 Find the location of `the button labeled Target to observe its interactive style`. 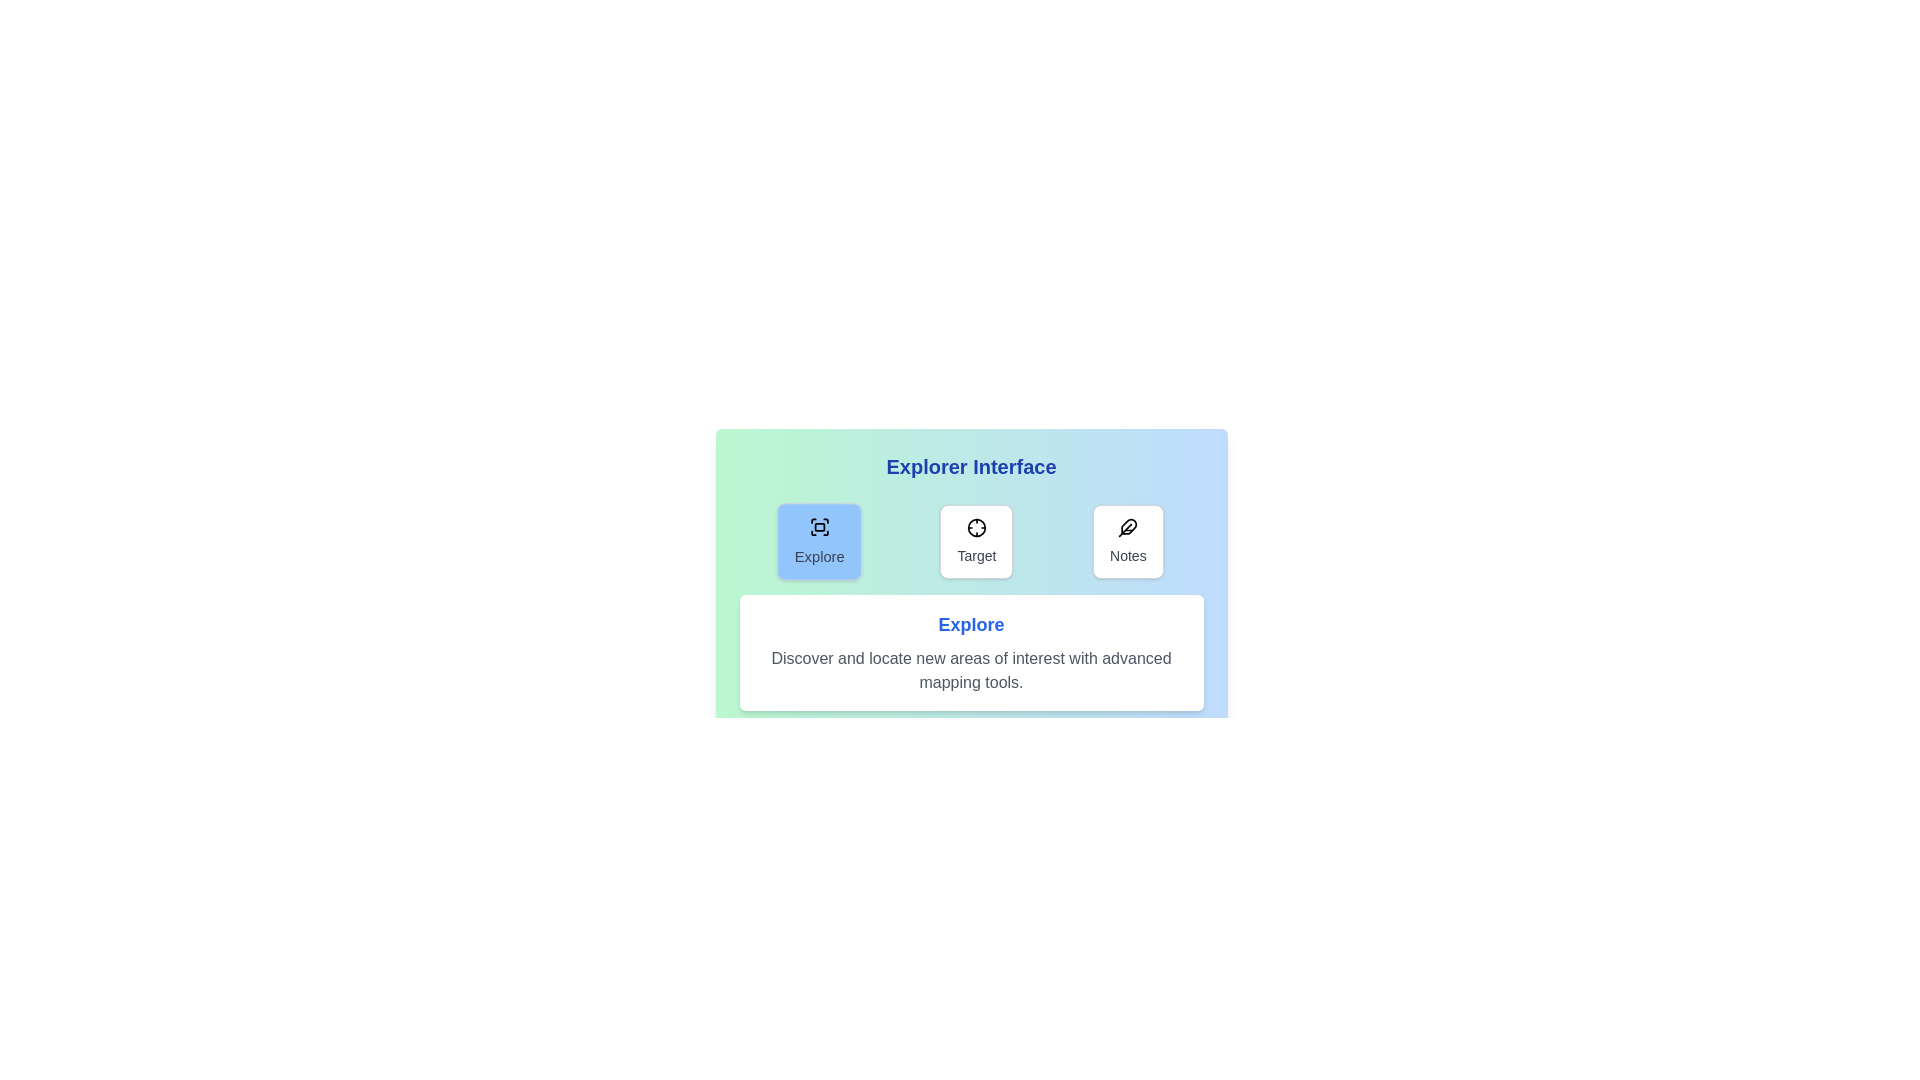

the button labeled Target to observe its interactive style is located at coordinates (976, 542).